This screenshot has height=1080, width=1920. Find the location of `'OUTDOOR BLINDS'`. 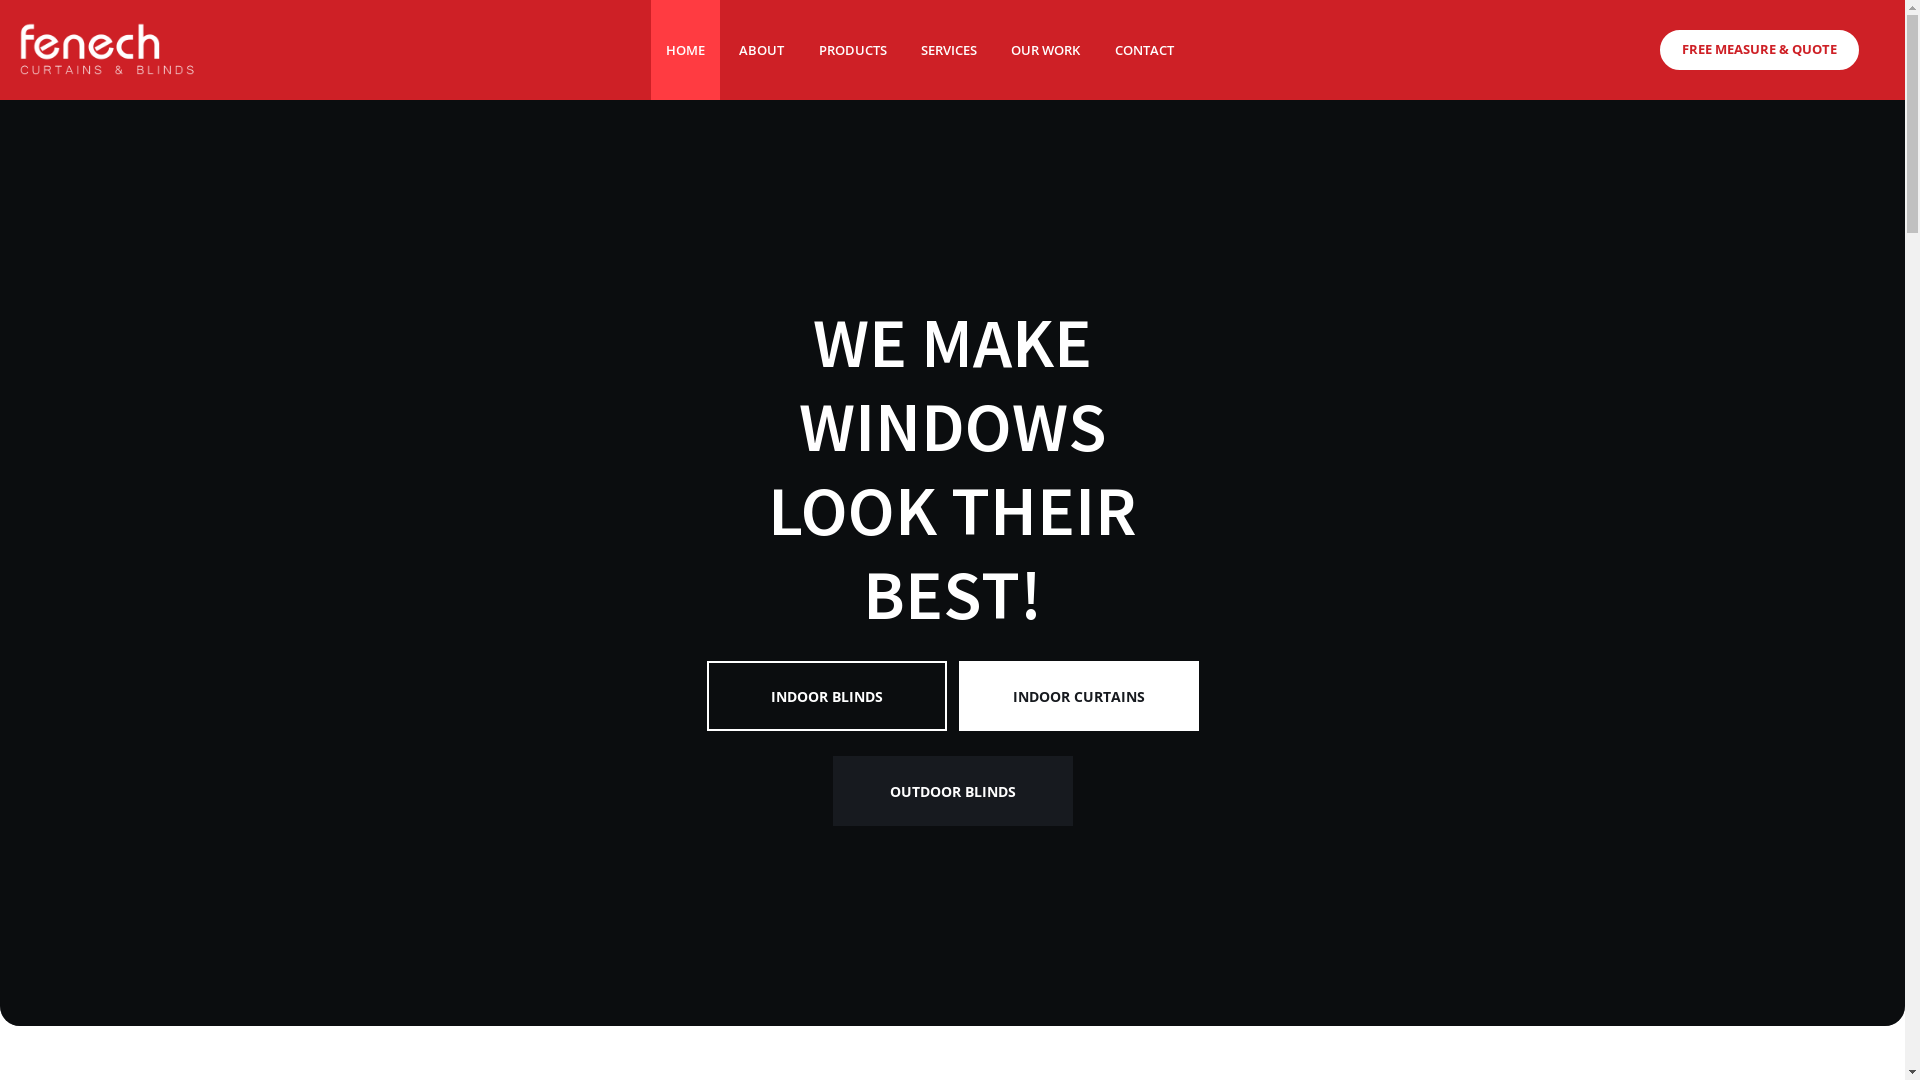

'OUTDOOR BLINDS' is located at coordinates (952, 826).